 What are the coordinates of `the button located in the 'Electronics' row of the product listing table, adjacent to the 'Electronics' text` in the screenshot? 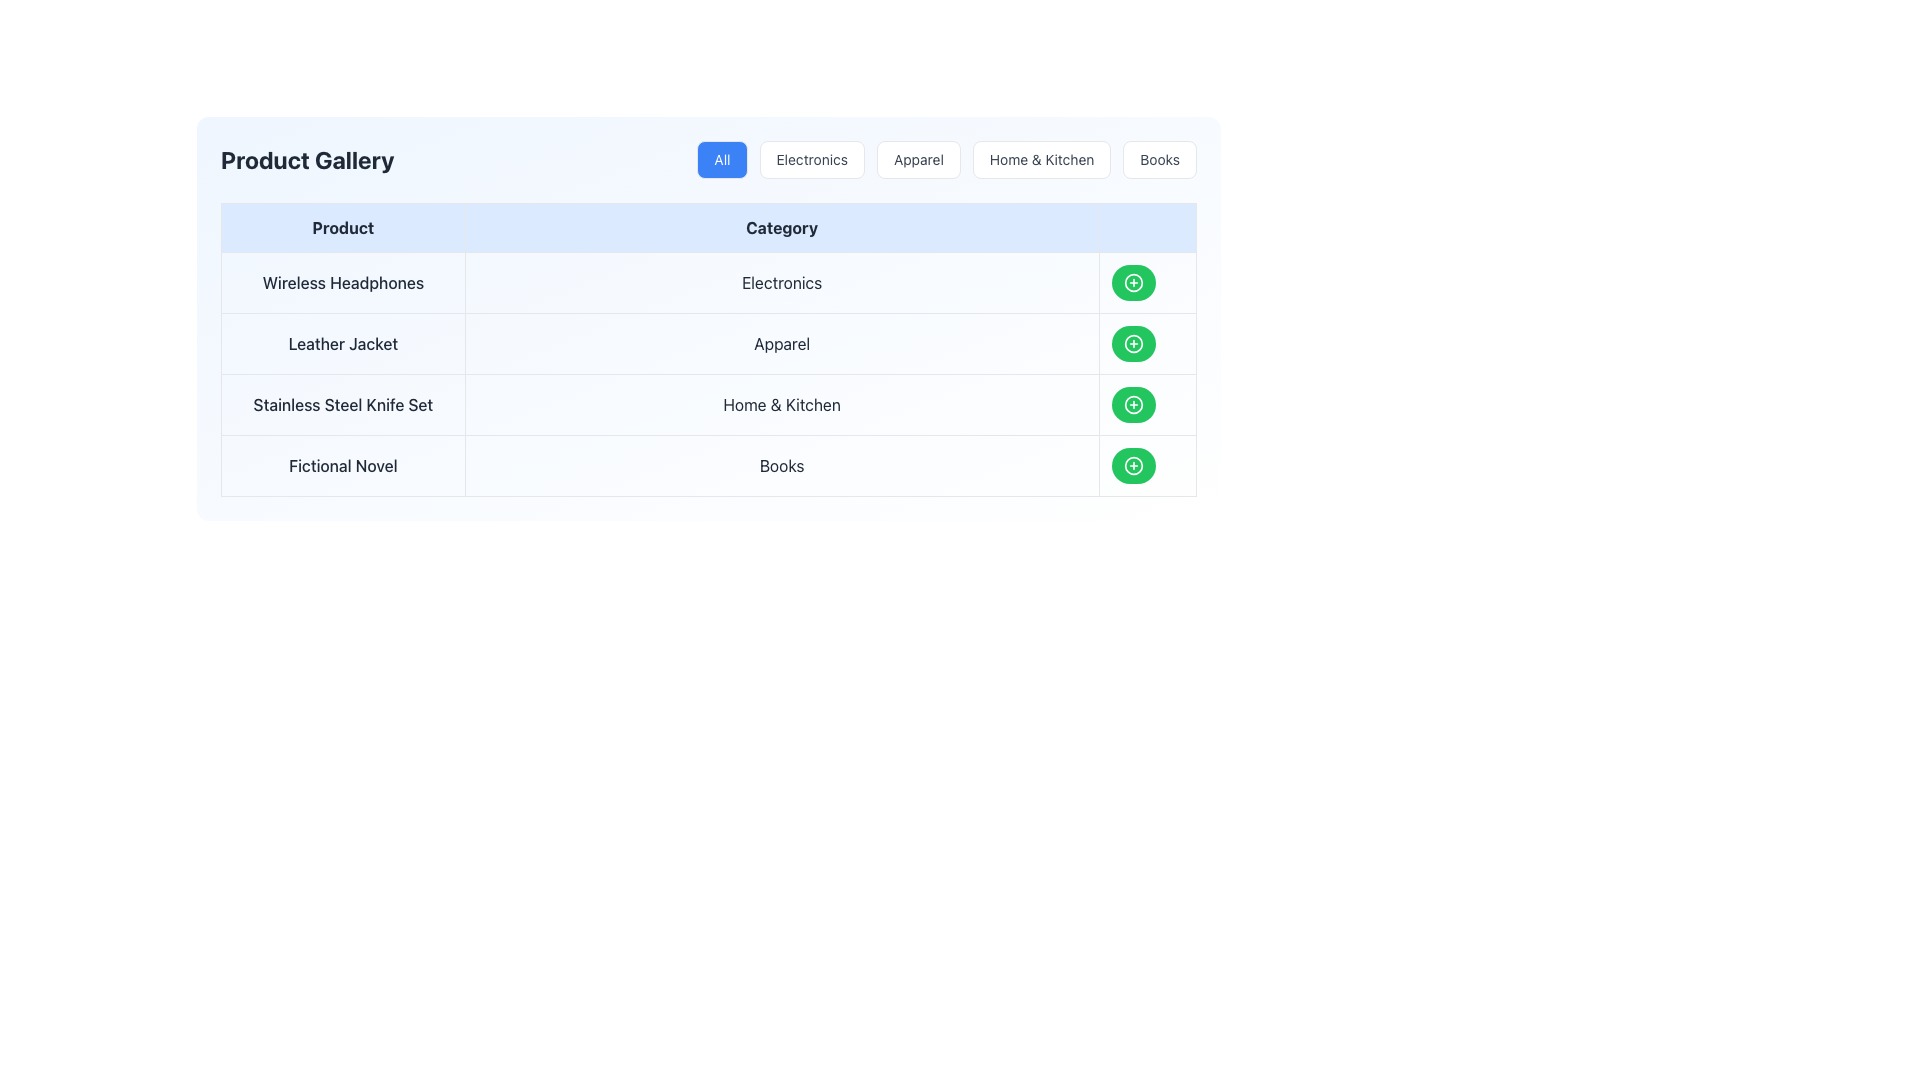 It's located at (1133, 282).